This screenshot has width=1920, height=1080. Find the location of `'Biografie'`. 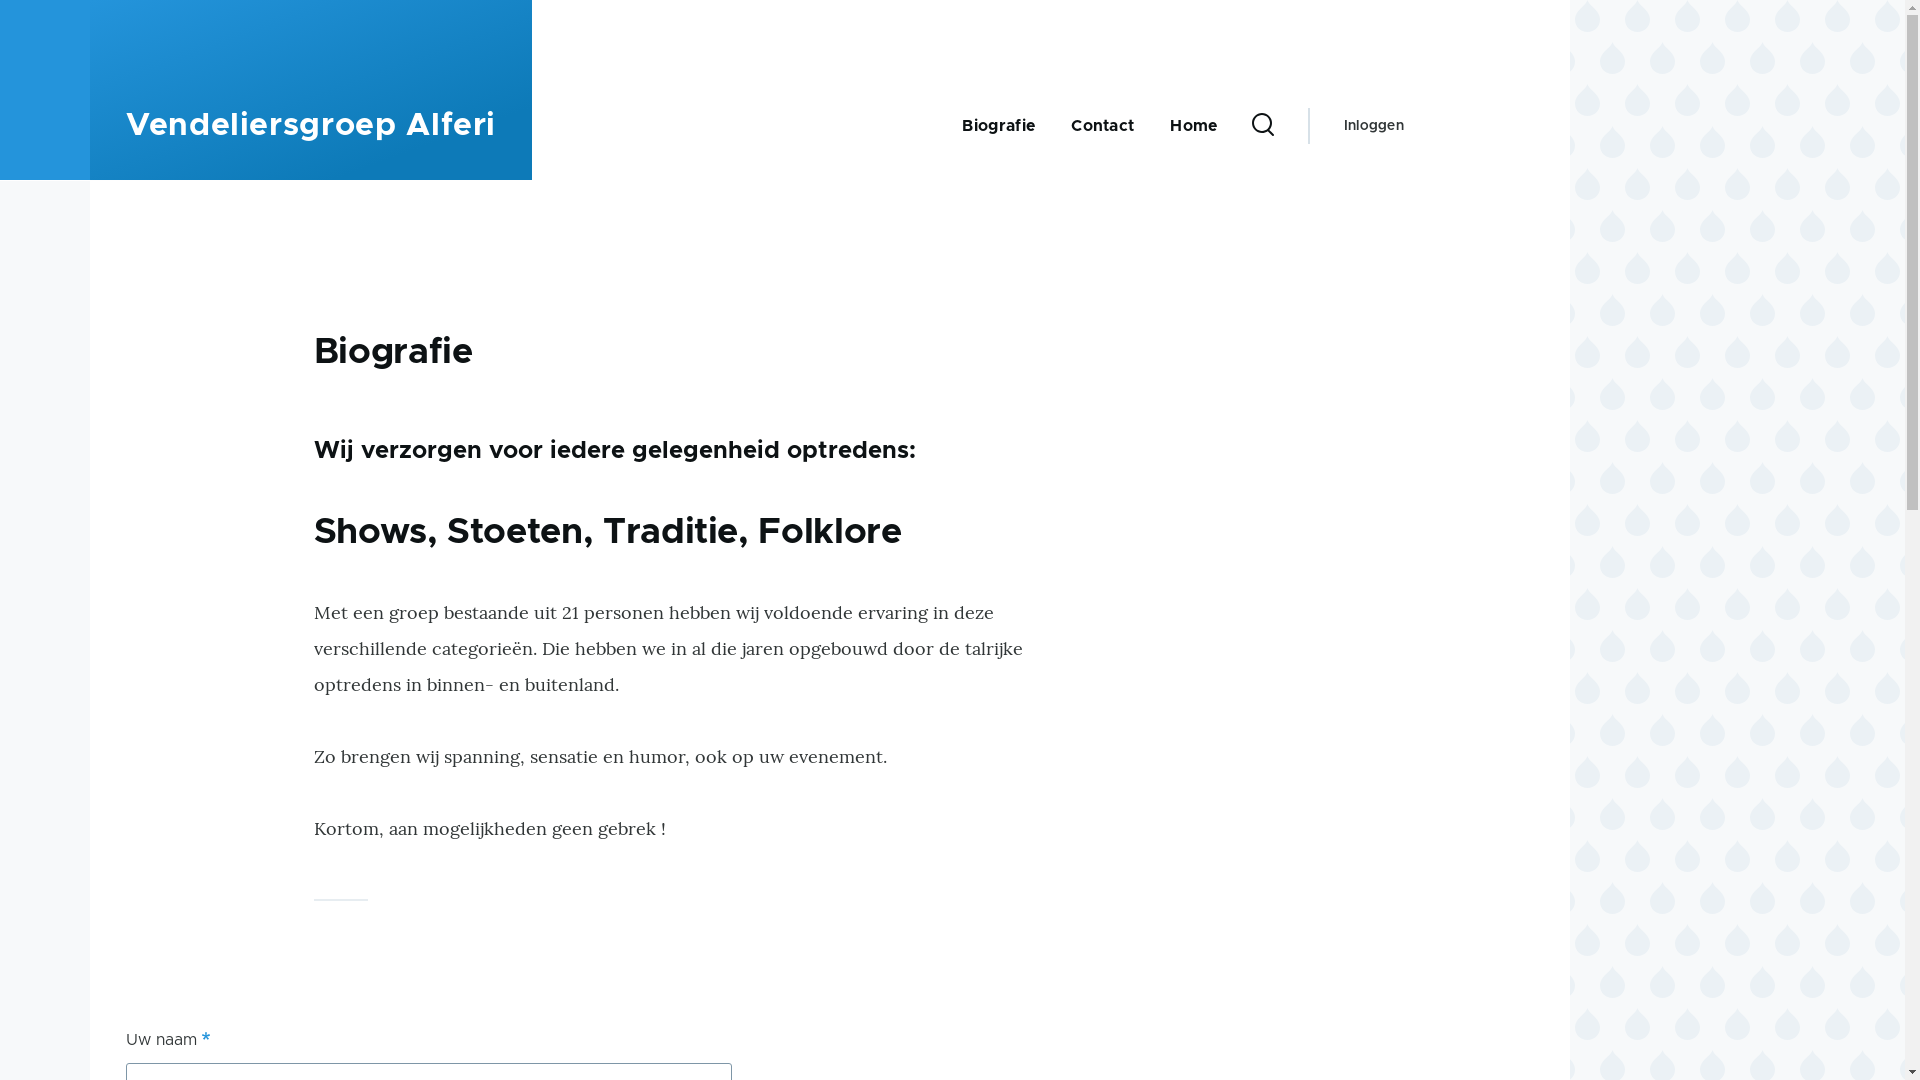

'Biografie' is located at coordinates (998, 125).